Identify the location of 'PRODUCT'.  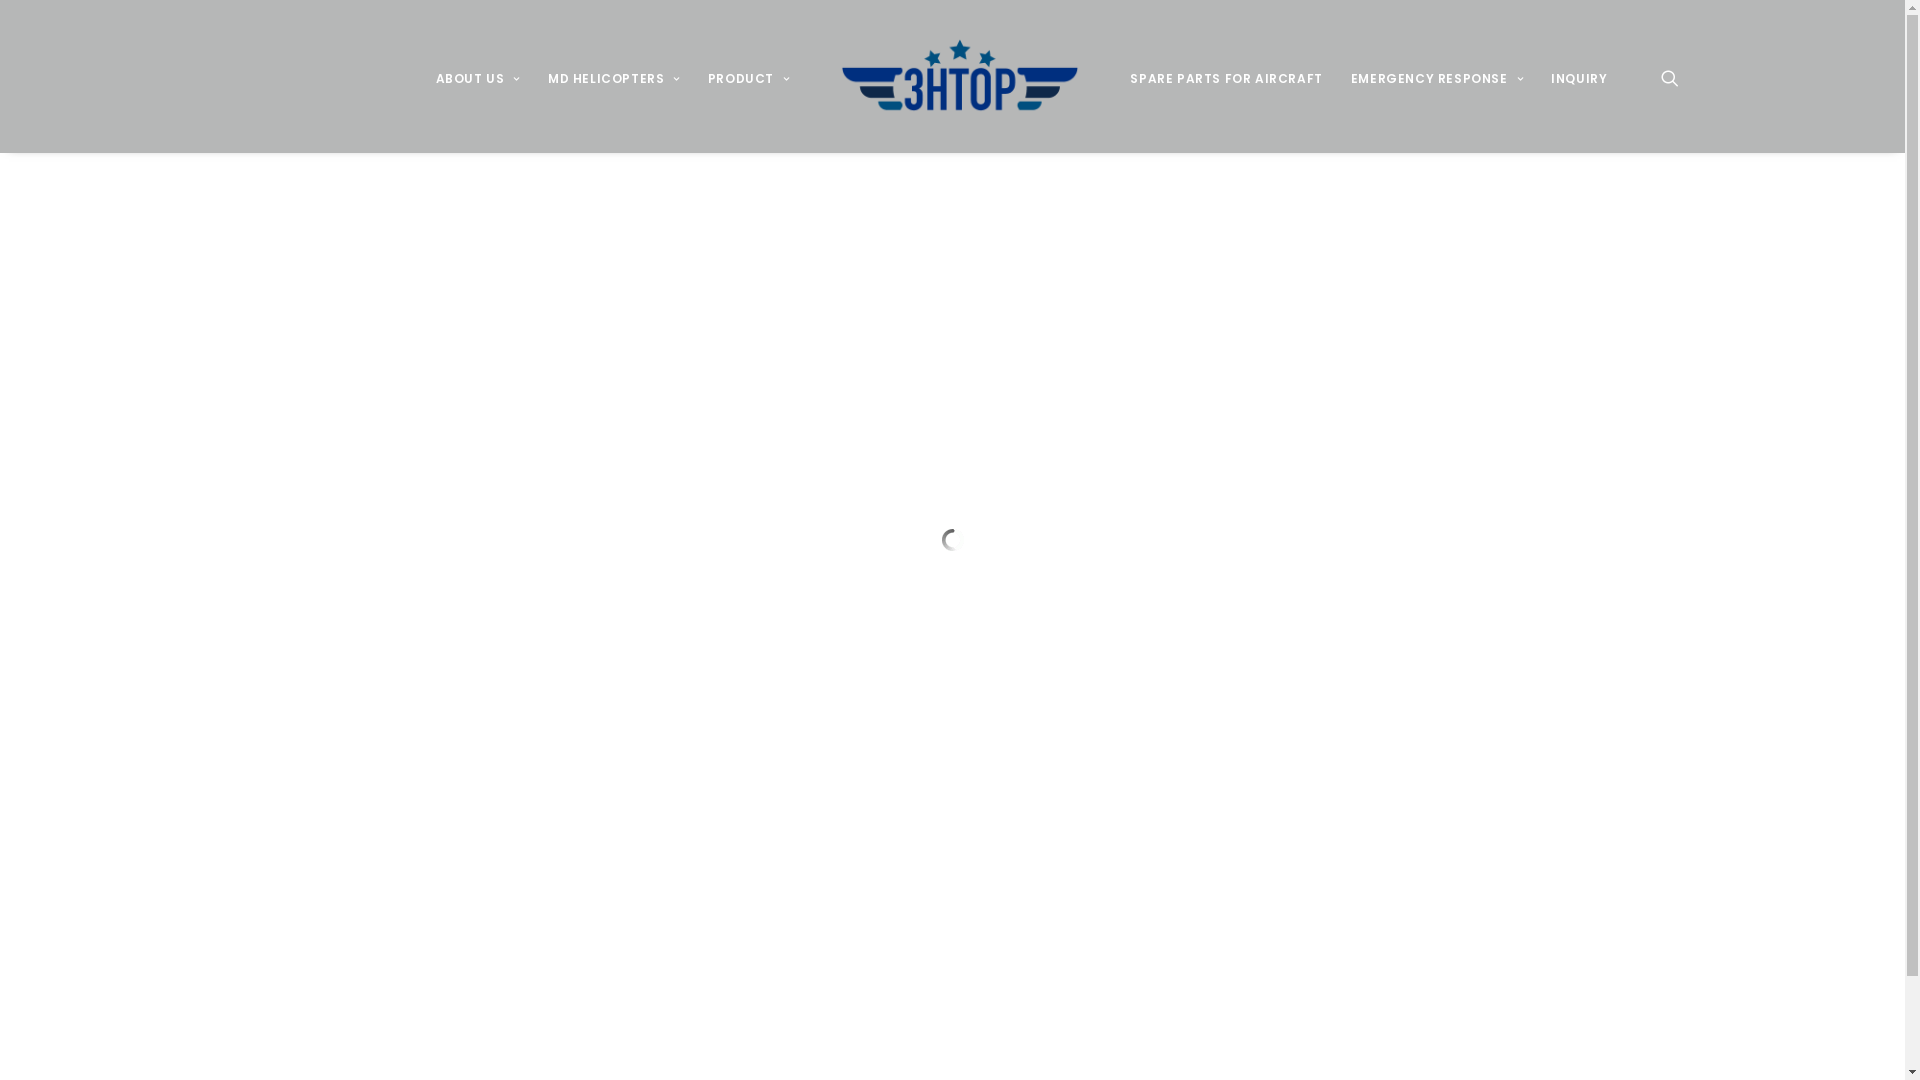
(747, 75).